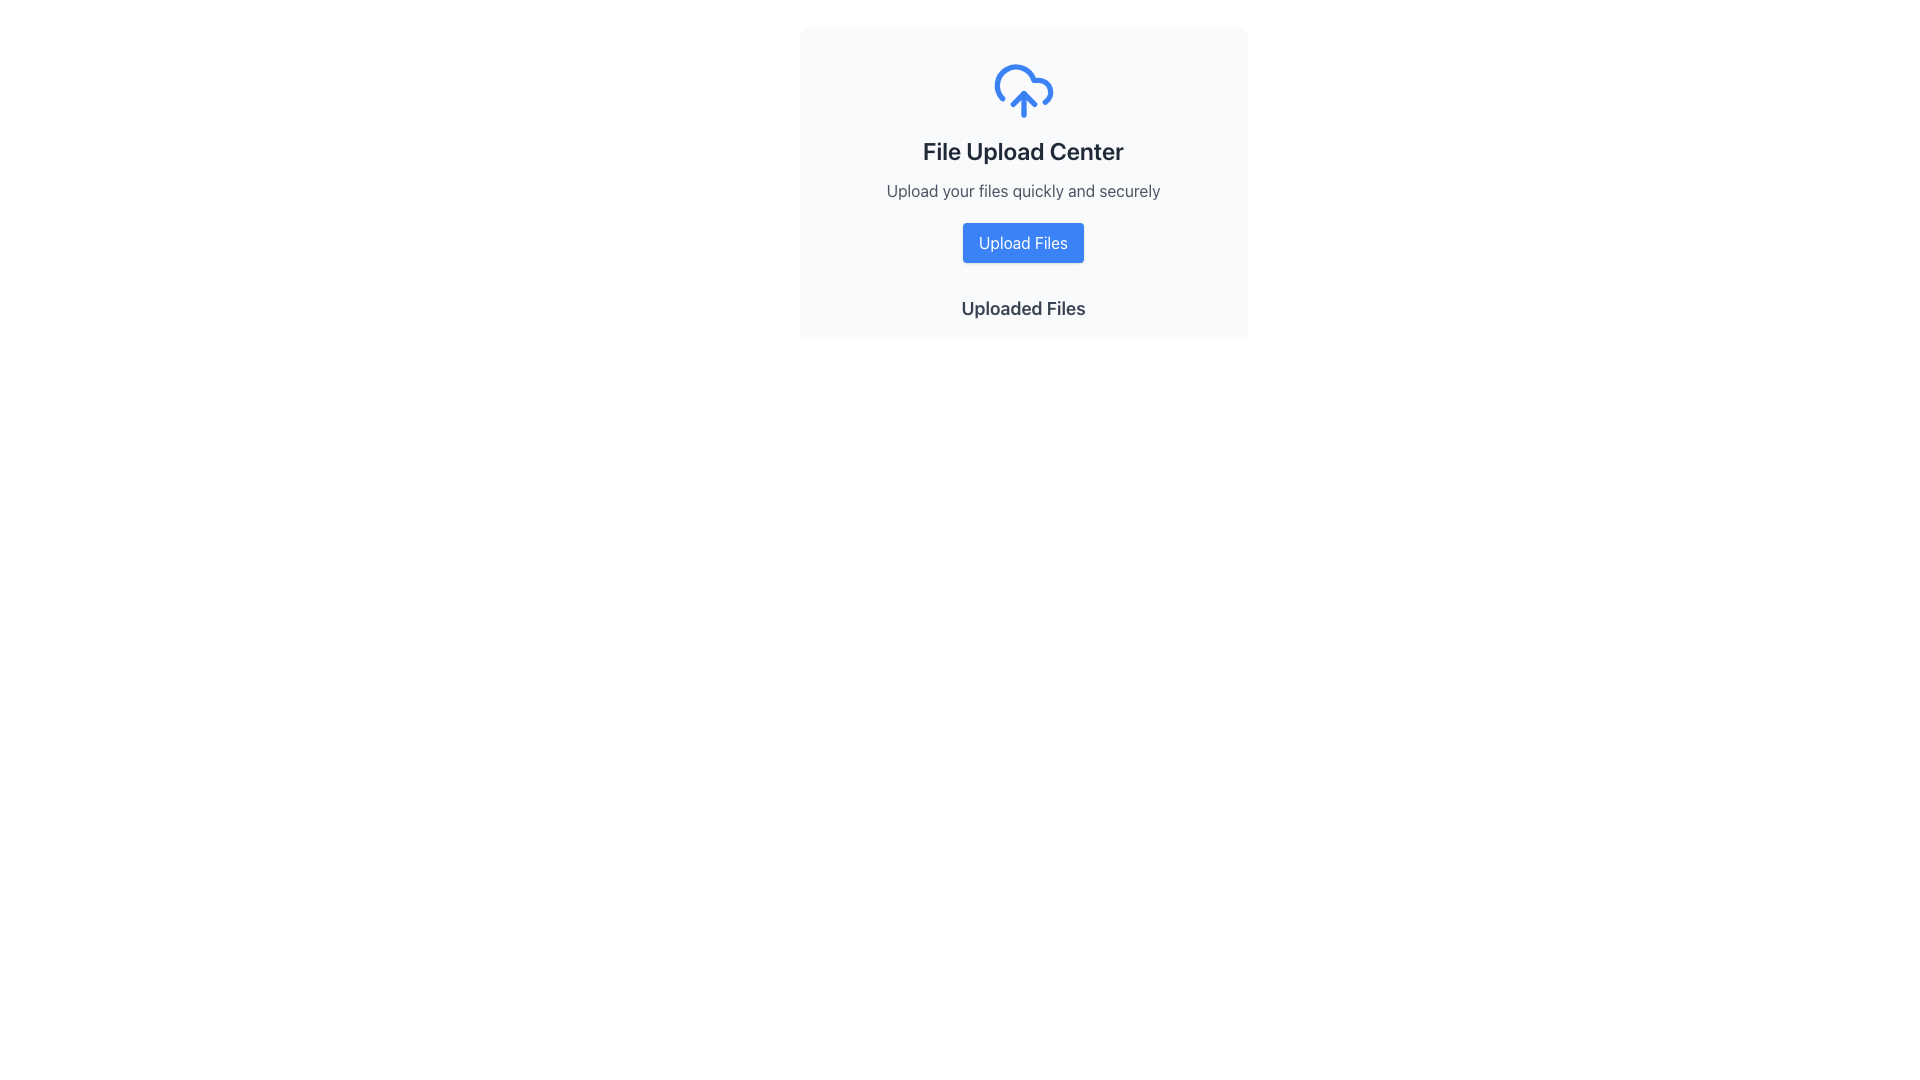  What do you see at coordinates (1023, 149) in the screenshot?
I see `the text label that serves as the title for the file uploading section, positioned centrally below the cloud upload icon and above the 'Upload your files quickly and securely' text` at bounding box center [1023, 149].